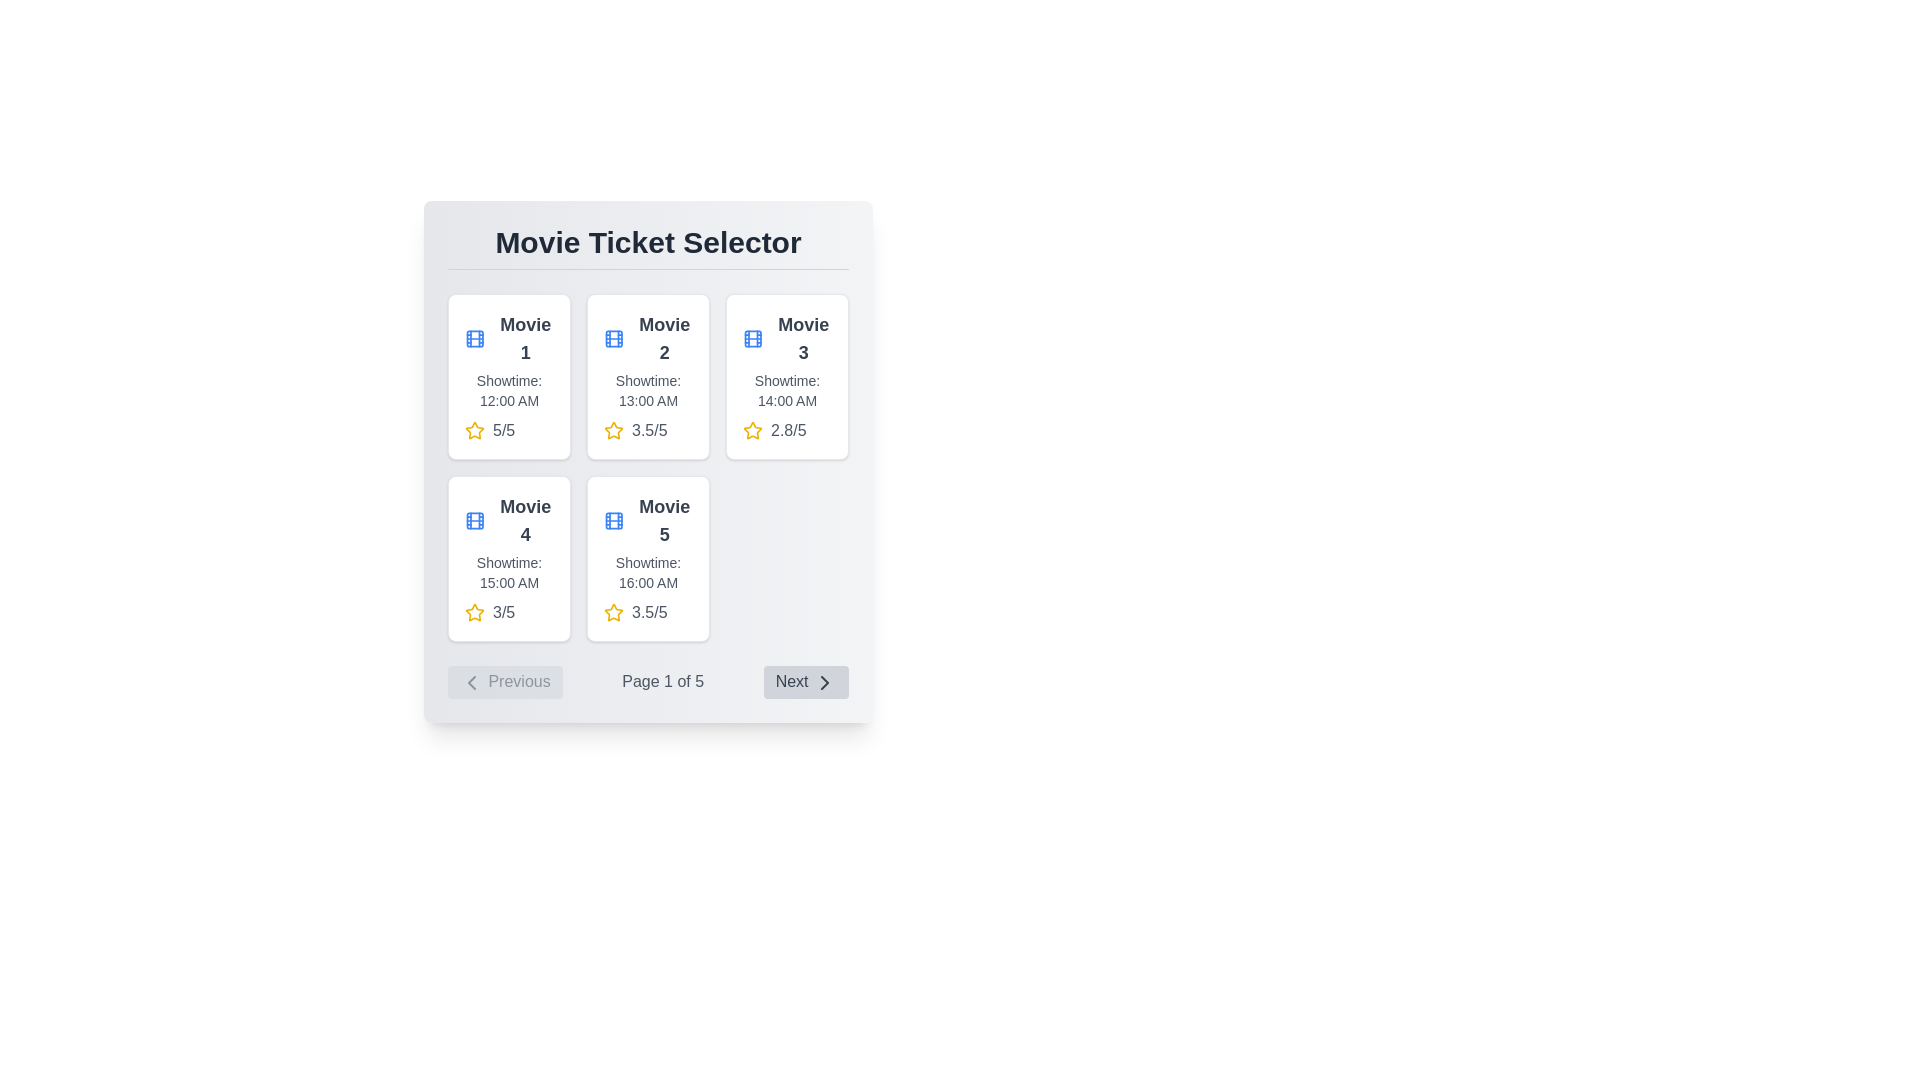 The width and height of the screenshot is (1920, 1080). What do you see at coordinates (613, 338) in the screenshot?
I see `the decorative movie icon situated to the left of the text 'Movie 2' in the second card of the movie selection interface` at bounding box center [613, 338].